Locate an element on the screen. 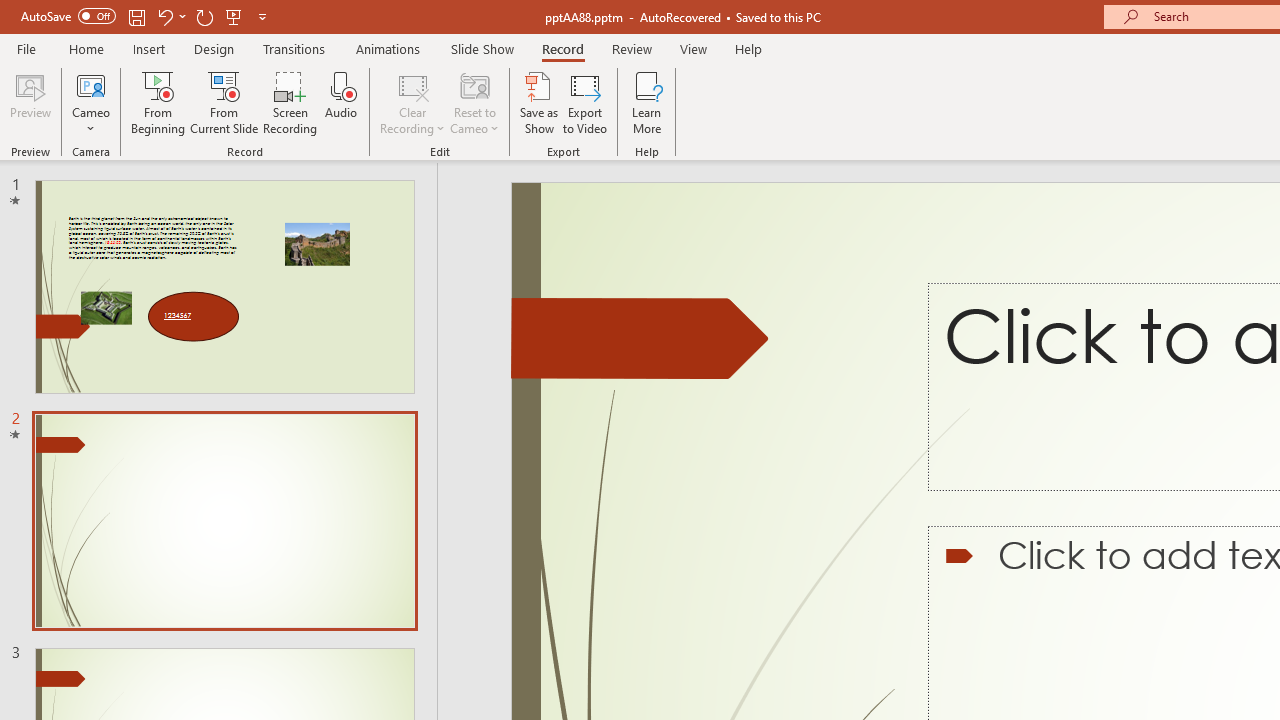 The width and height of the screenshot is (1280, 720). 'From Current Slide...' is located at coordinates (224, 103).